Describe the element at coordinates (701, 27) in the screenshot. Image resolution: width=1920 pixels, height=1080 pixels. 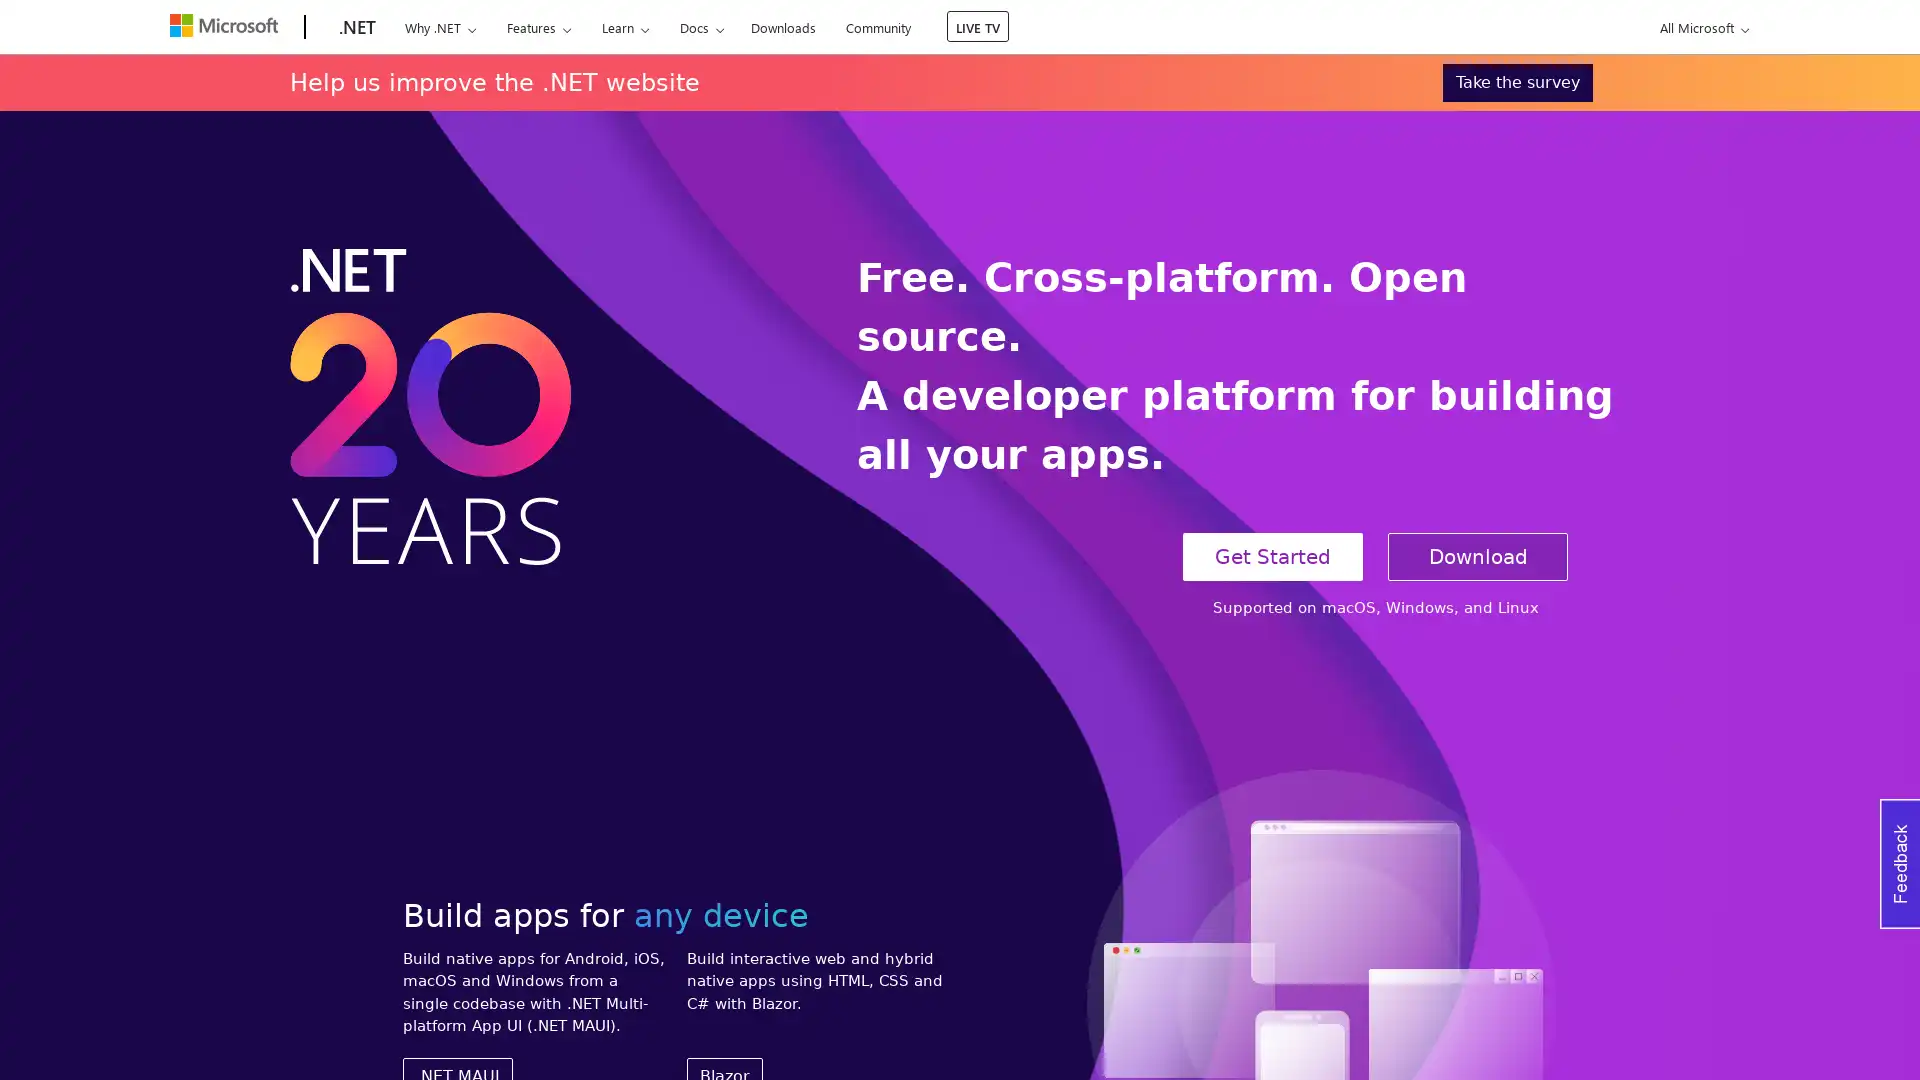
I see `Docs` at that location.